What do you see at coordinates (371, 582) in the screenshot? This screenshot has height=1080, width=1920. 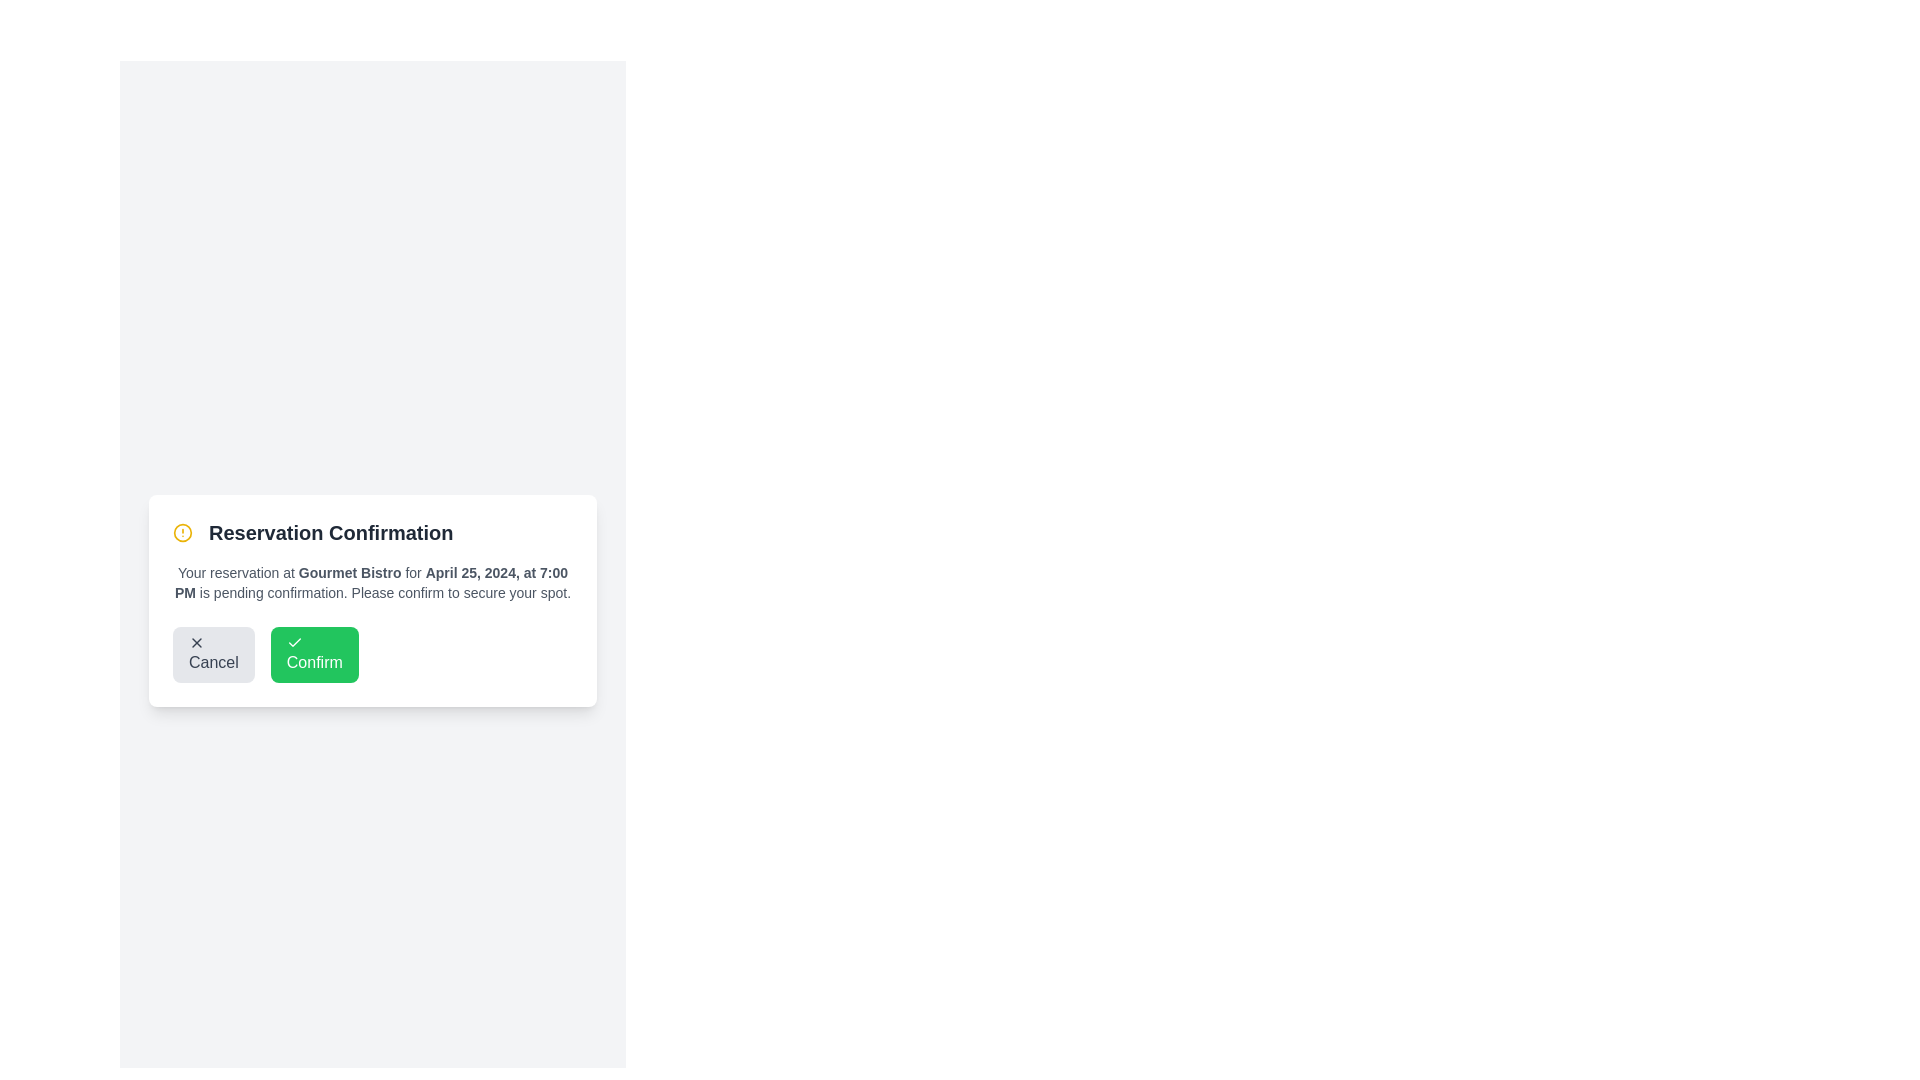 I see `the text label displaying the reservation date and time 'April 25, 2024, at 7:00 PM' in gray color, located in the confirmation dialog box` at bounding box center [371, 582].